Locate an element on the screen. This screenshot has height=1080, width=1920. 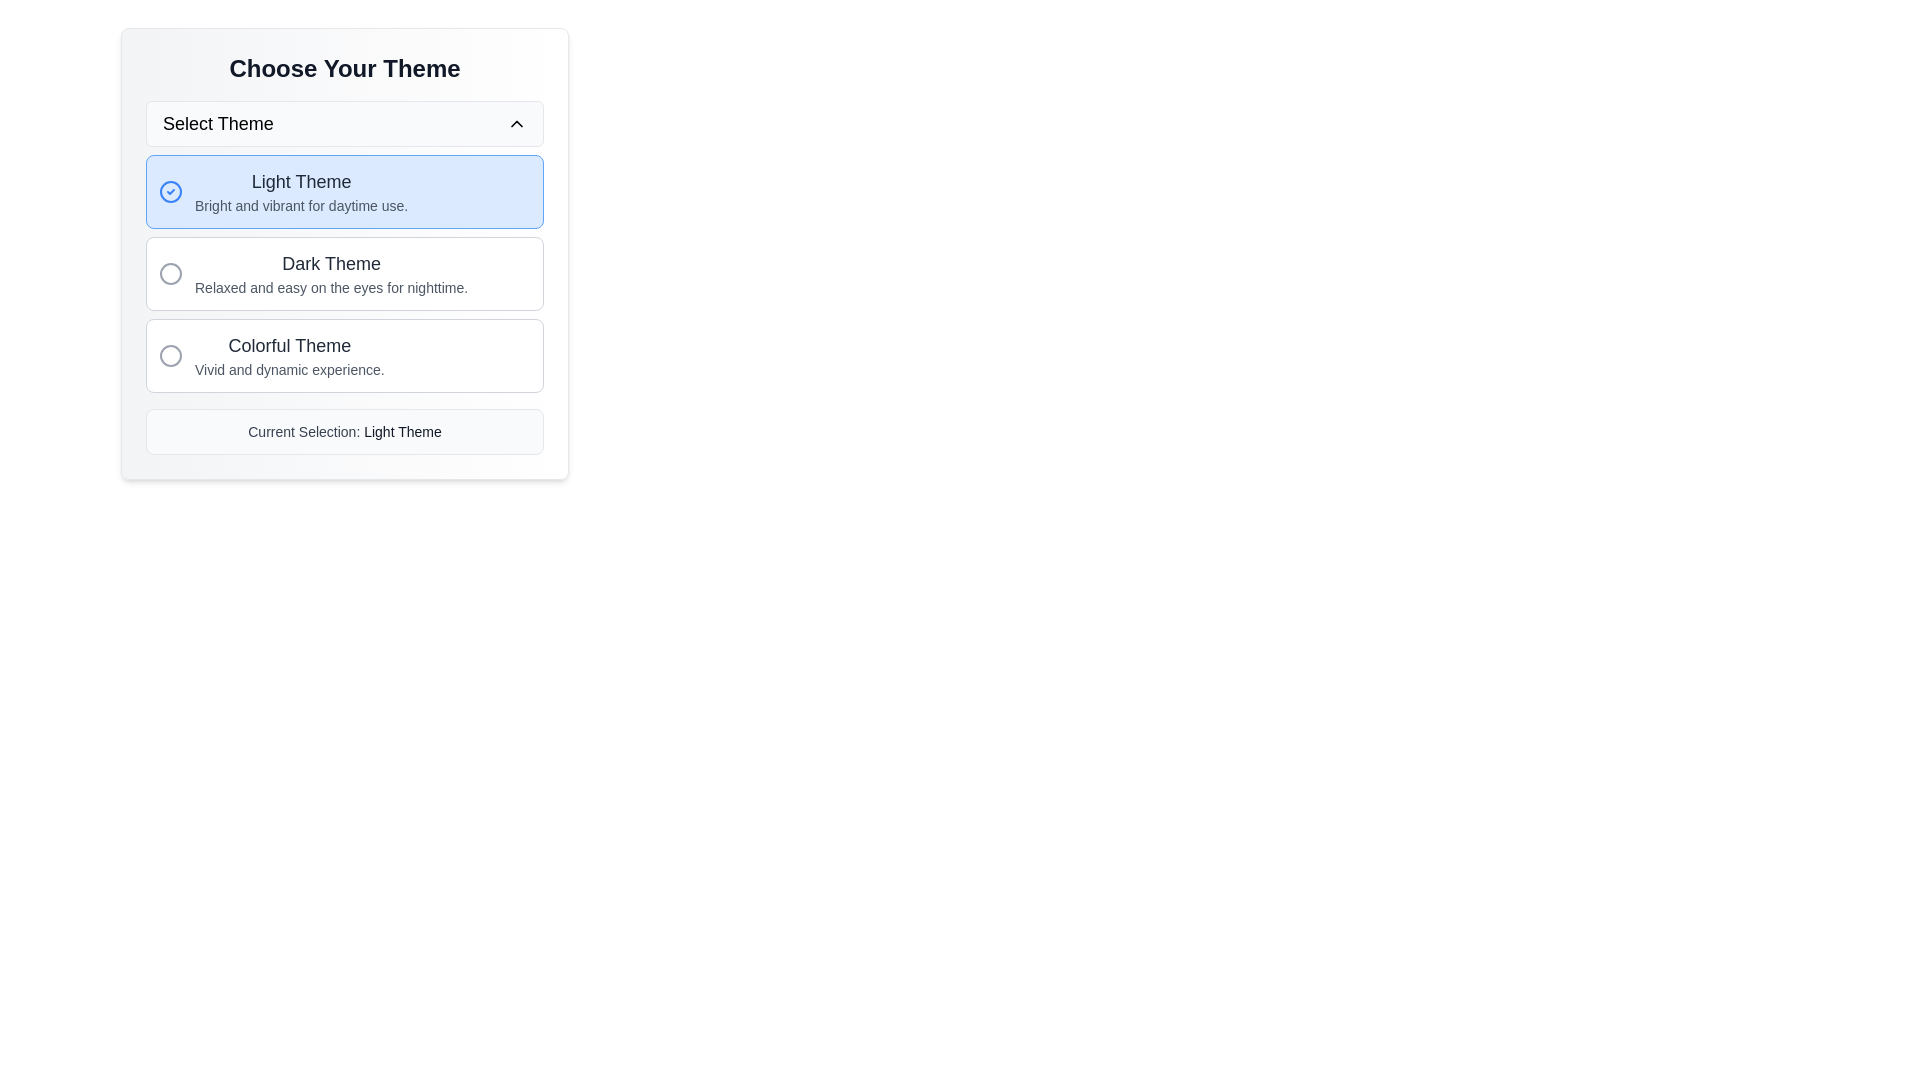
the descriptive text element for the 'Colorful Theme' selection option, which is positioned immediately below the 'Colorful Theme' text and aligned centrally is located at coordinates (288, 370).